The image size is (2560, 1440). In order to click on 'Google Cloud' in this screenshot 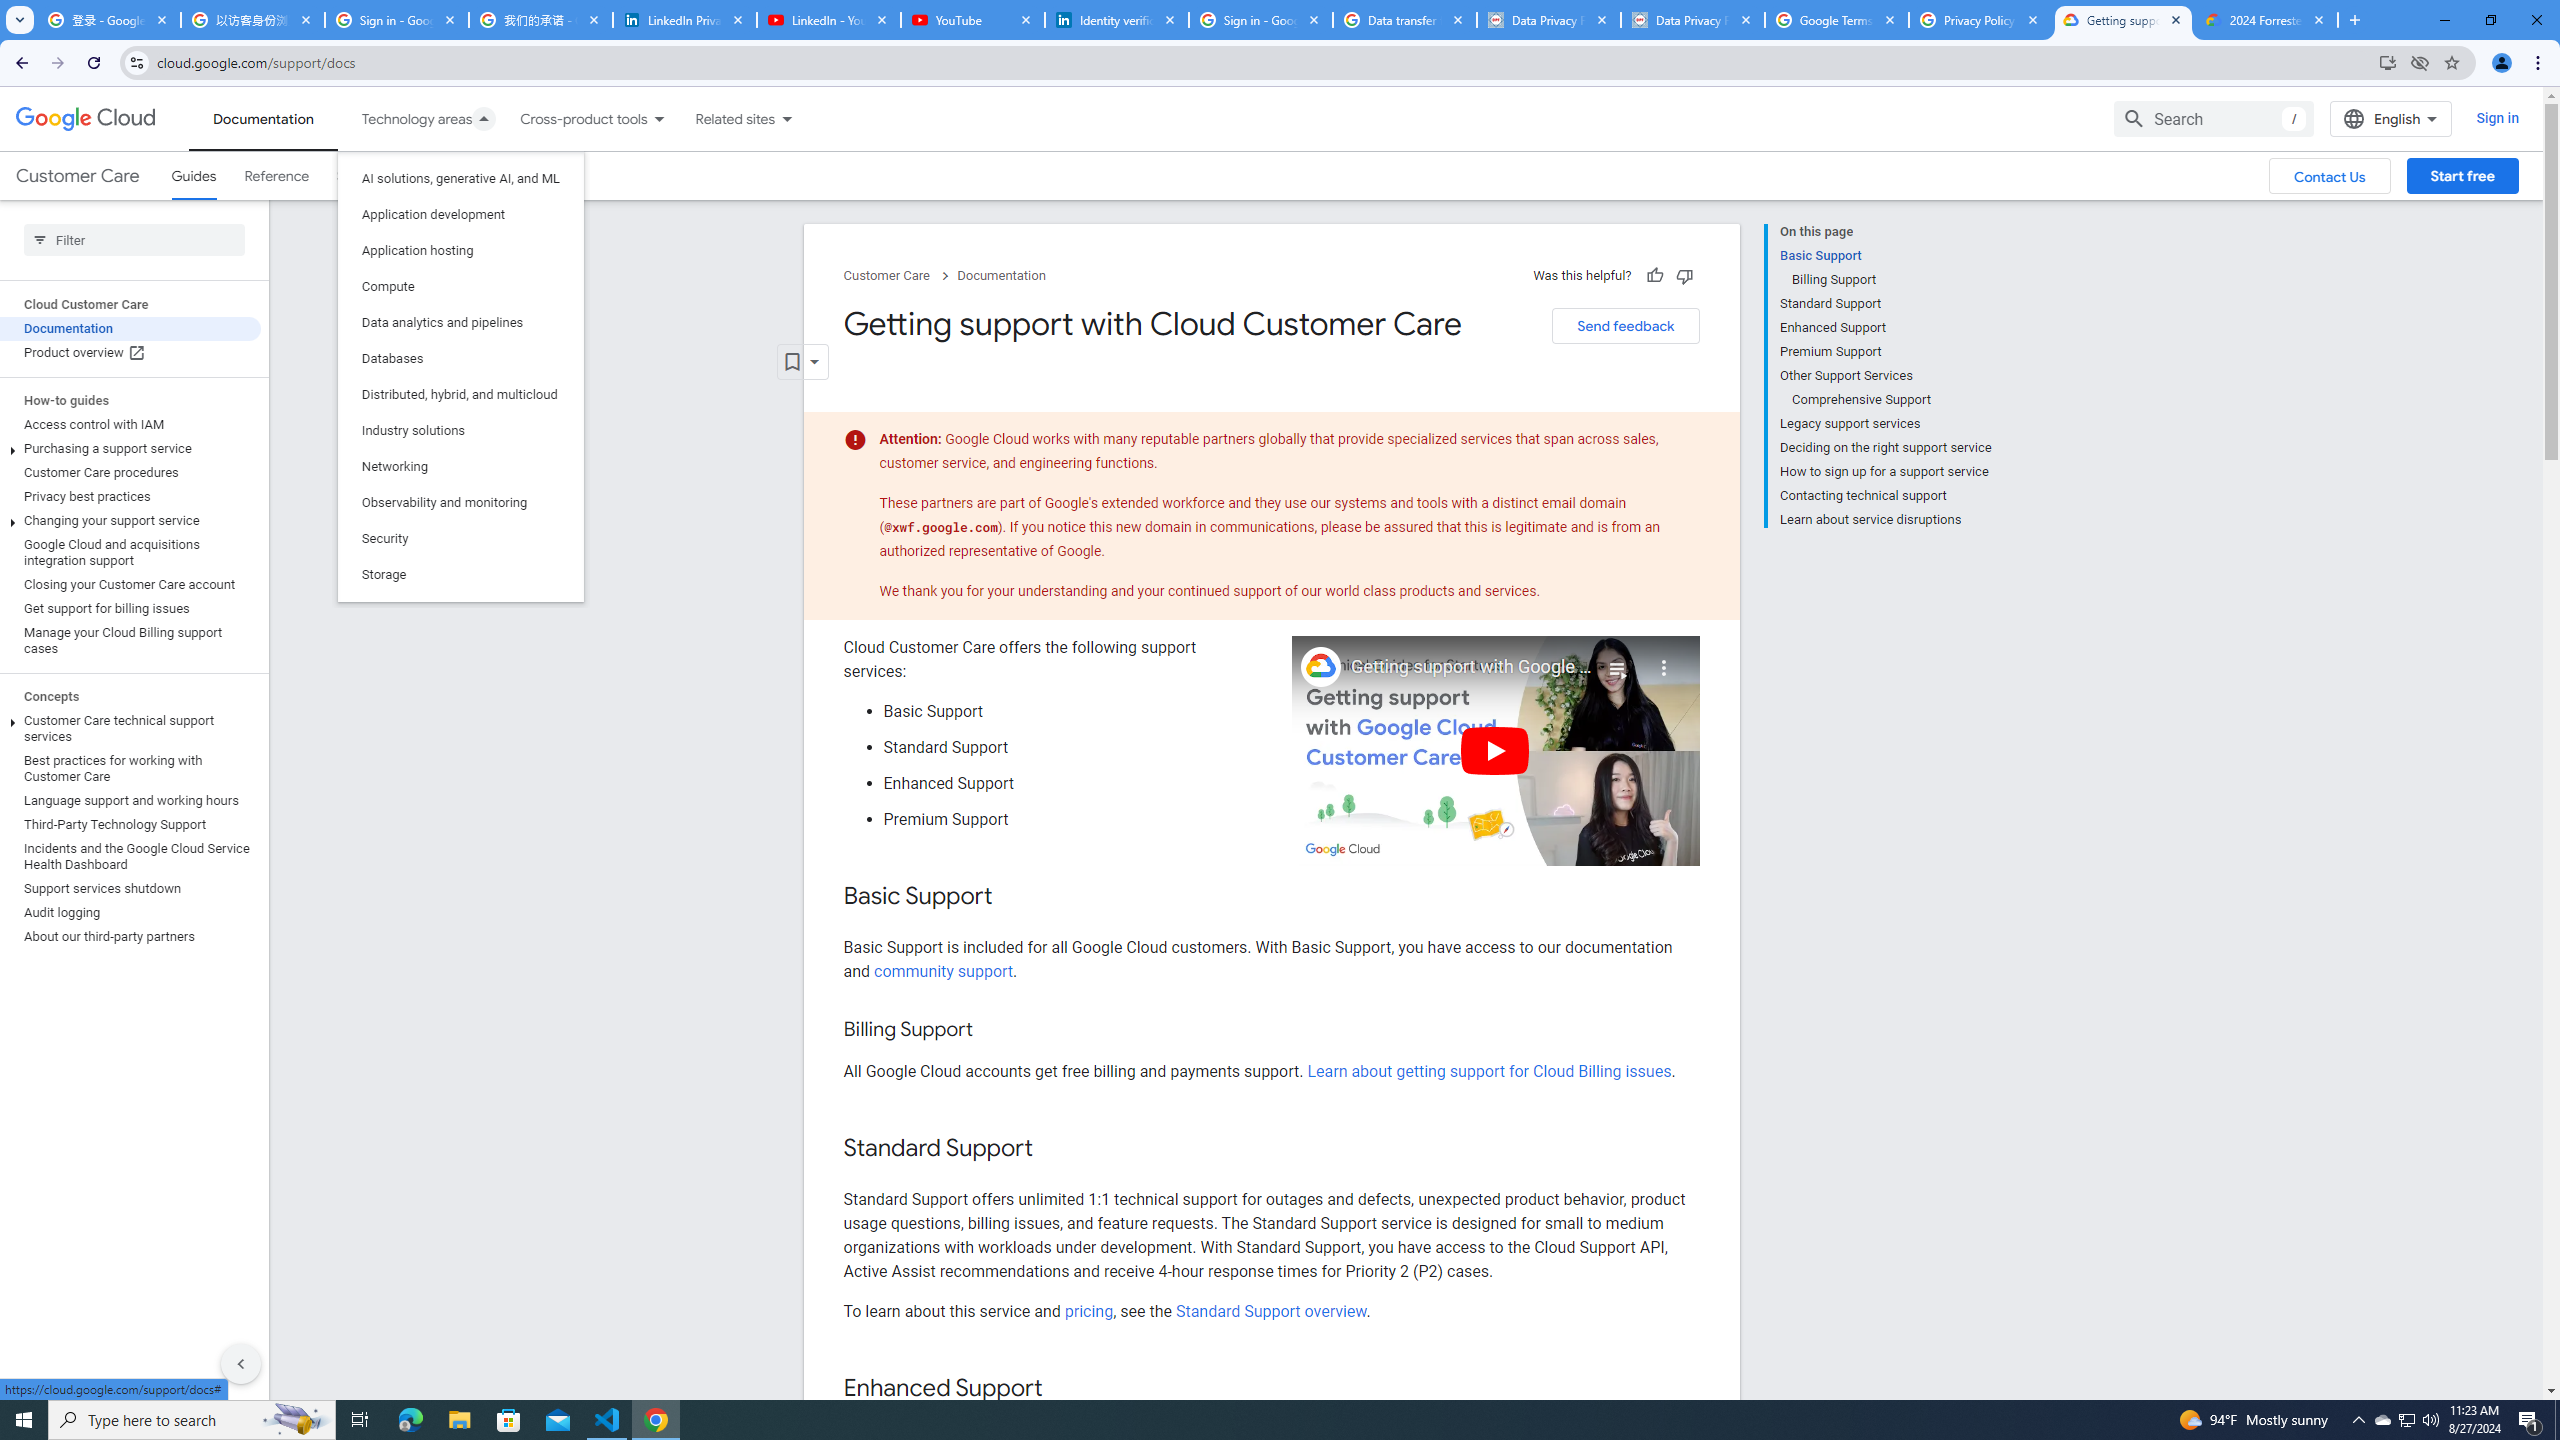, I will do `click(85, 118)`.